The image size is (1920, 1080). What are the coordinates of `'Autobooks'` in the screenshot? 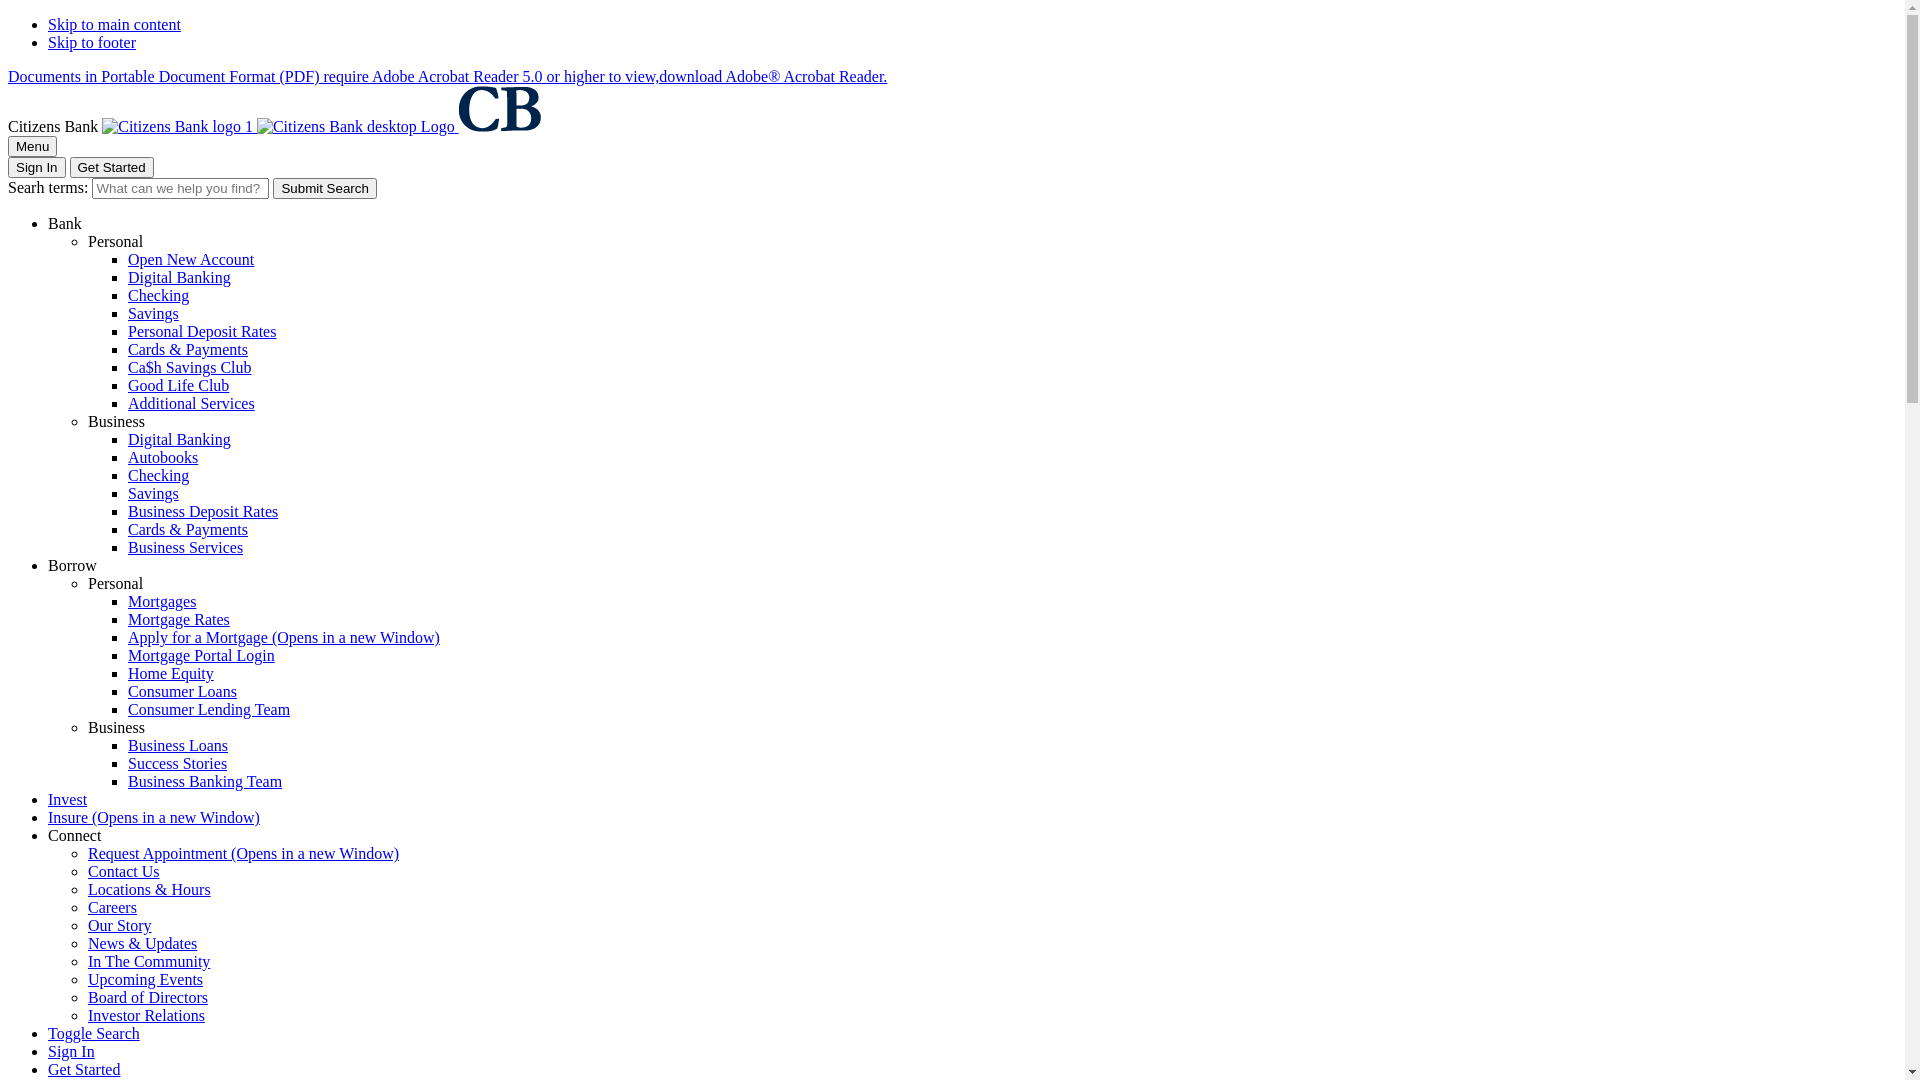 It's located at (163, 457).